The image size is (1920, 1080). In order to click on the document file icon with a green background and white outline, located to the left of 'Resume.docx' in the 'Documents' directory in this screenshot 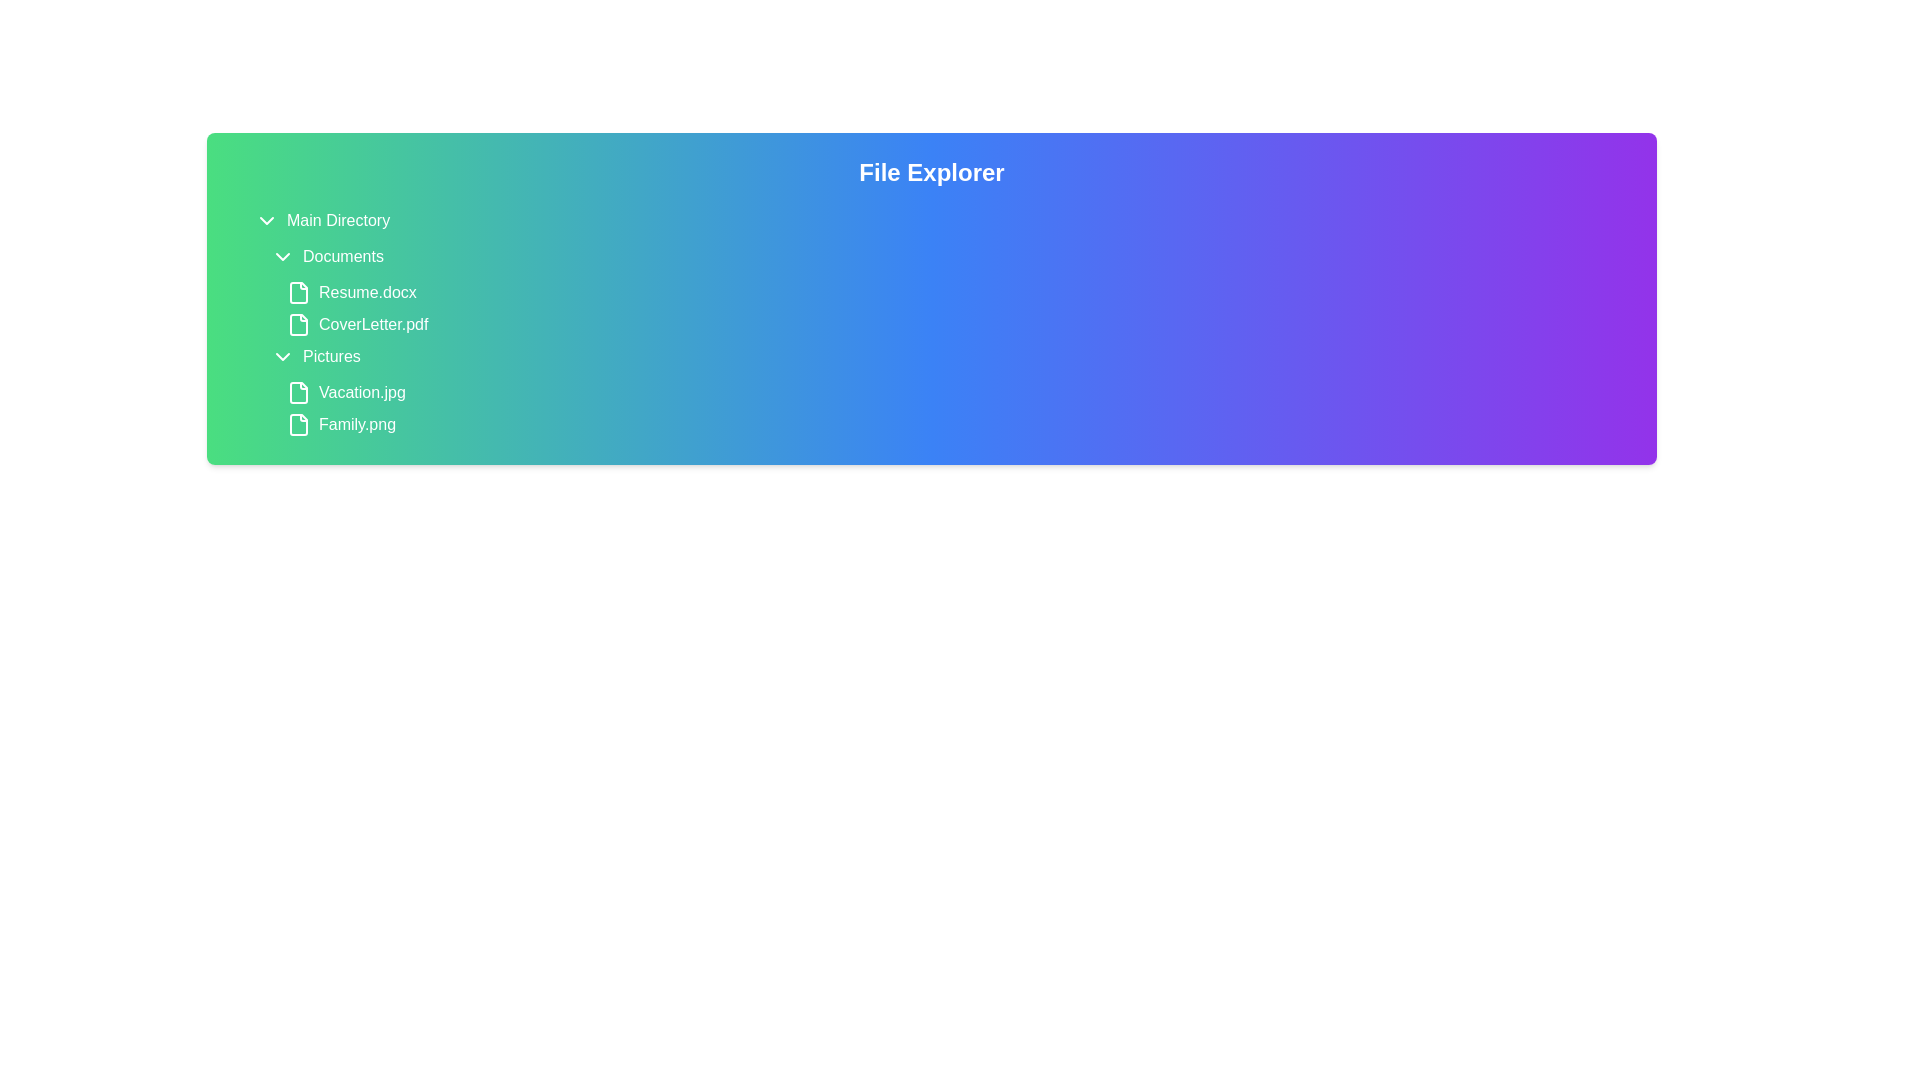, I will do `click(297, 293)`.